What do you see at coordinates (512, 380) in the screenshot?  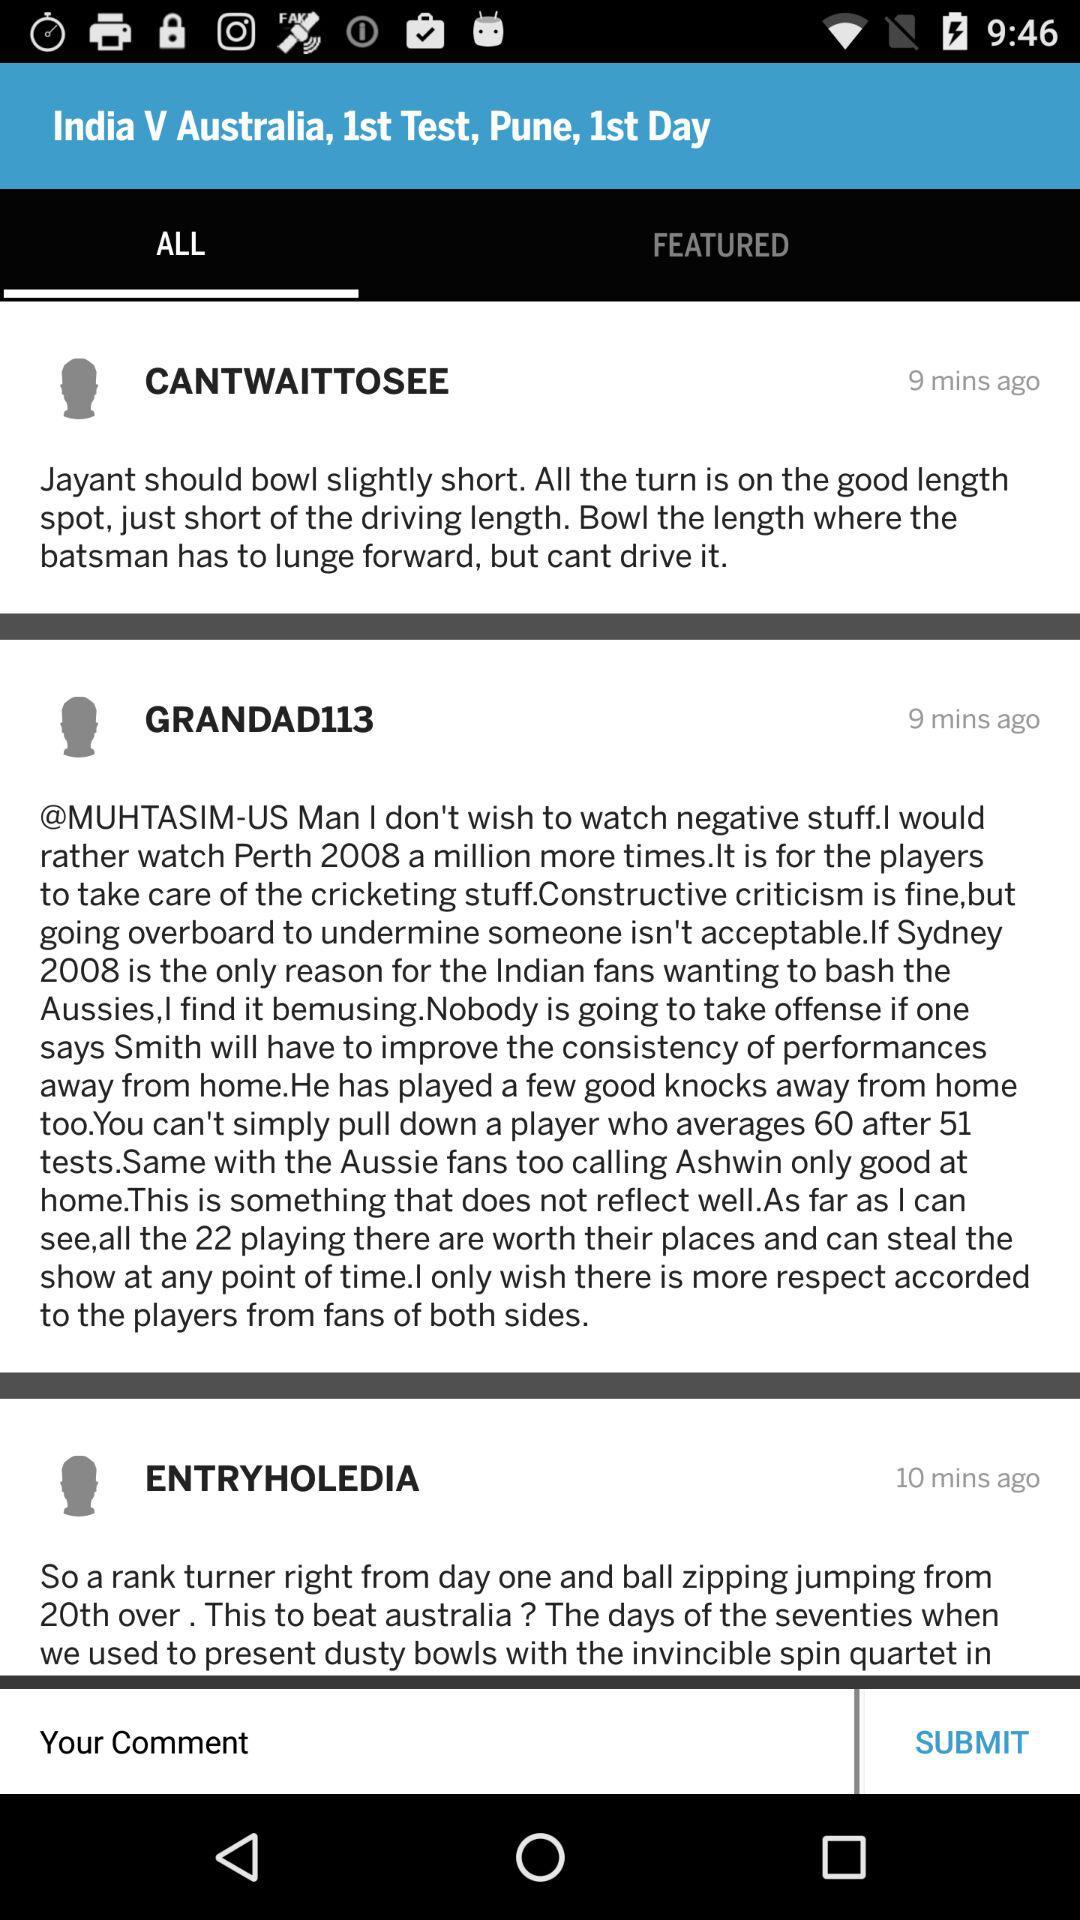 I see `the item to the left of 9 mins ago icon` at bounding box center [512, 380].